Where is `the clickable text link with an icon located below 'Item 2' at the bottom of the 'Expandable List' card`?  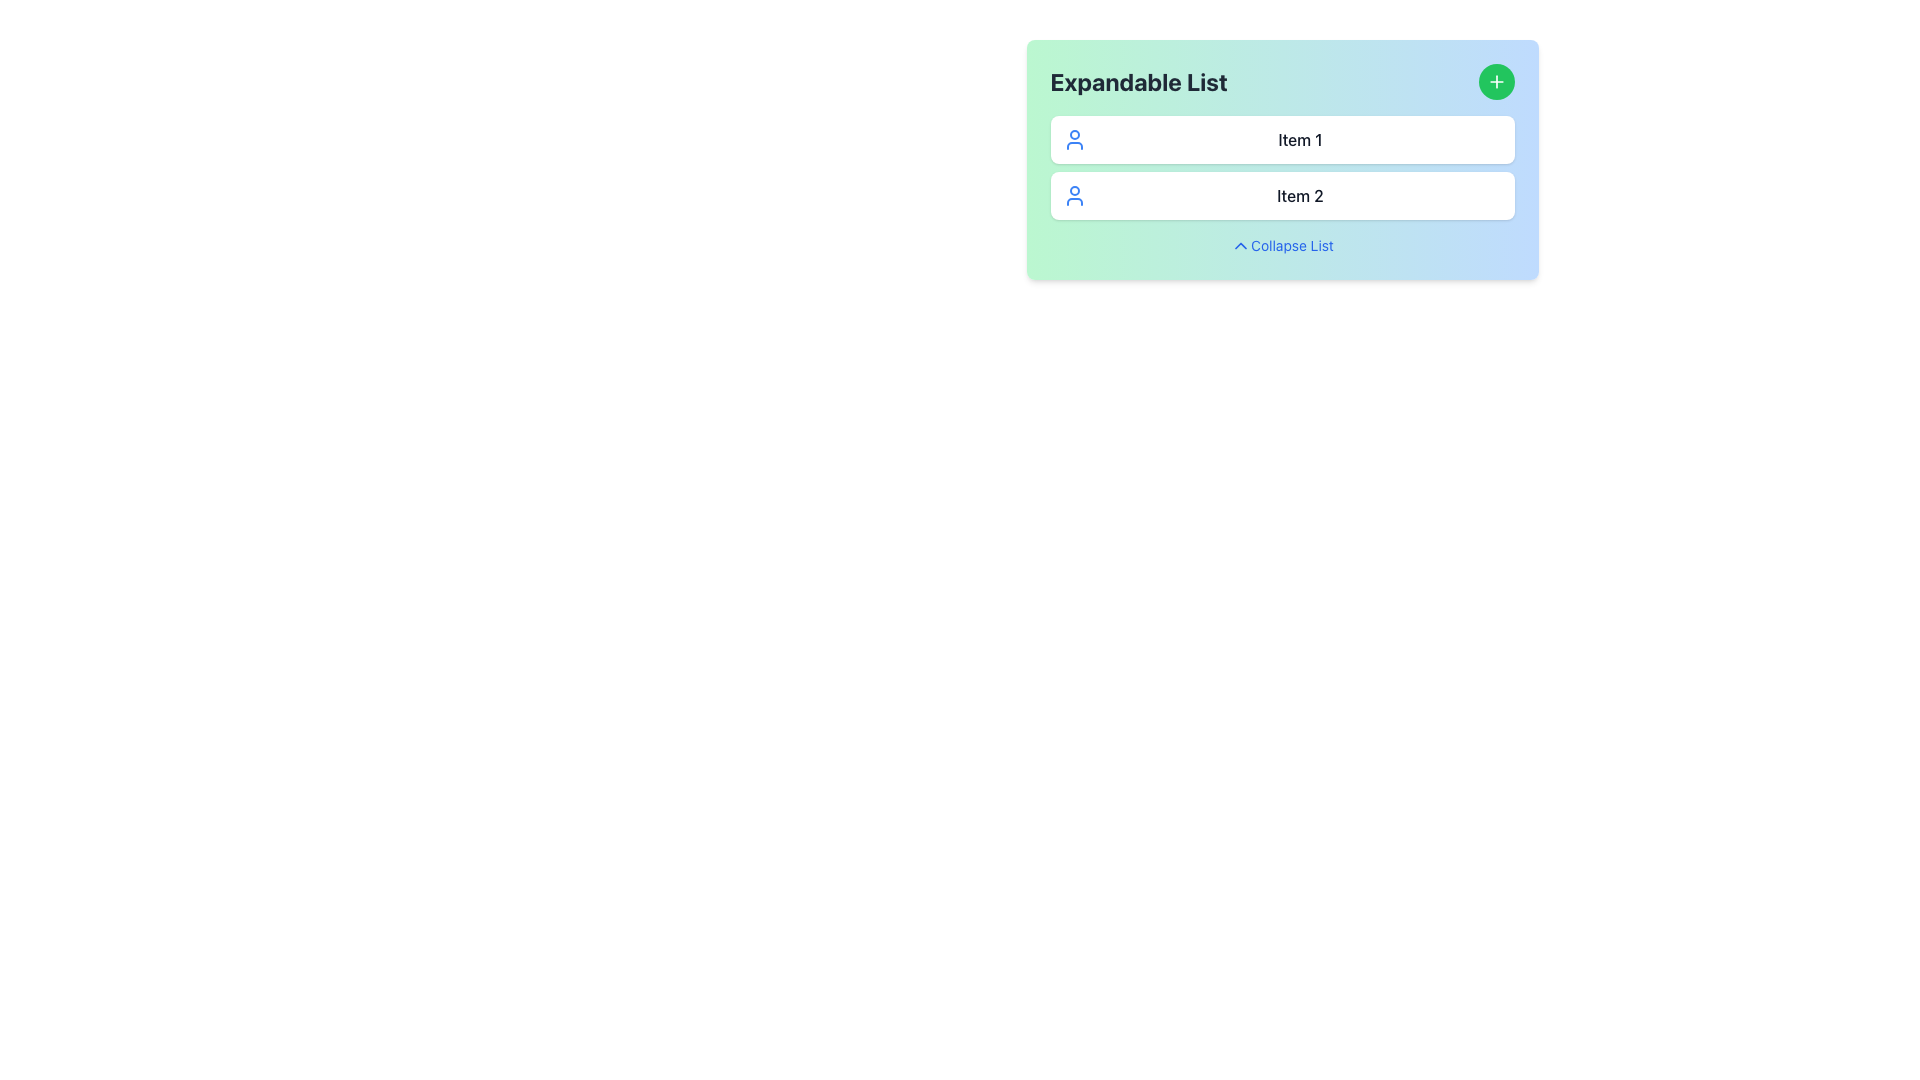
the clickable text link with an icon located below 'Item 2' at the bottom of the 'Expandable List' card is located at coordinates (1282, 245).